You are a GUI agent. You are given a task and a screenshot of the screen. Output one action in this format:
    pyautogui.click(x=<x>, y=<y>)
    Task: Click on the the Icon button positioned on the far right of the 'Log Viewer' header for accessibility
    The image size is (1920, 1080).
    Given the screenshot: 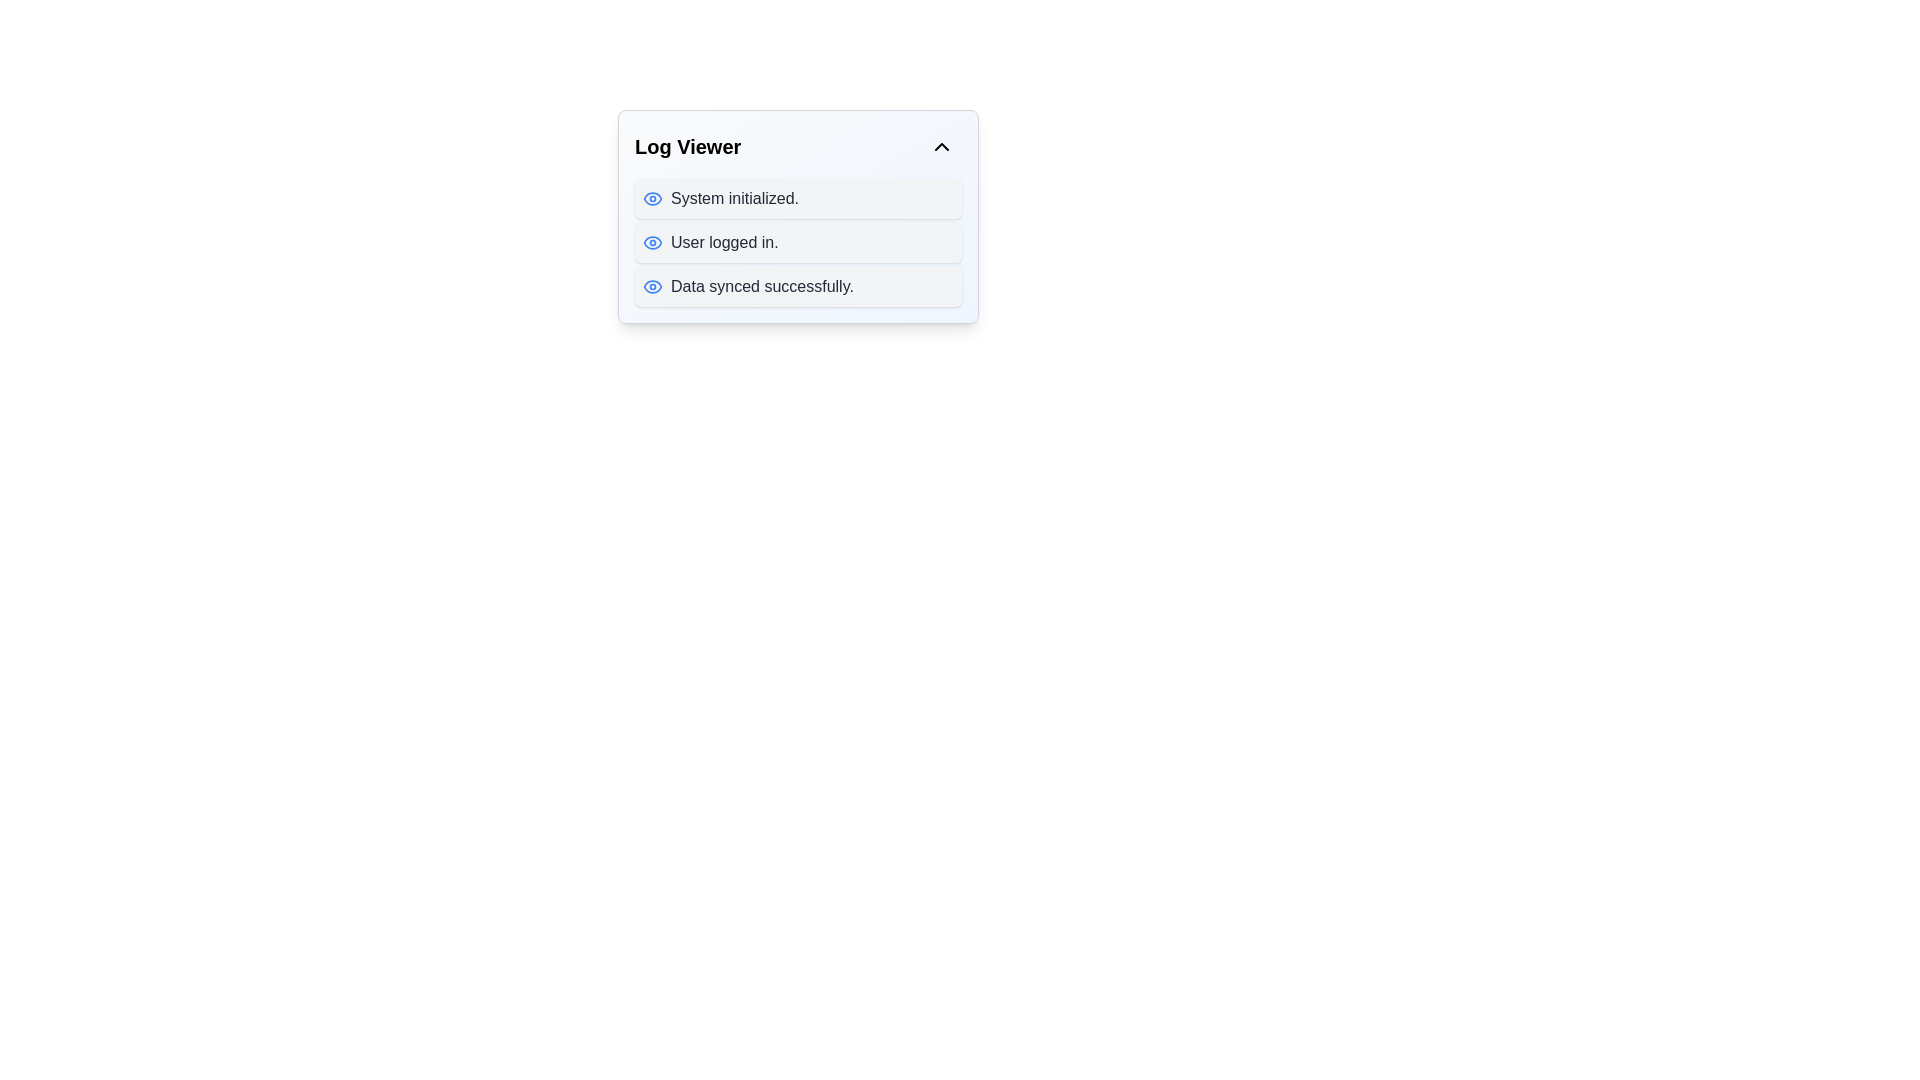 What is the action you would take?
    pyautogui.click(x=940, y=145)
    